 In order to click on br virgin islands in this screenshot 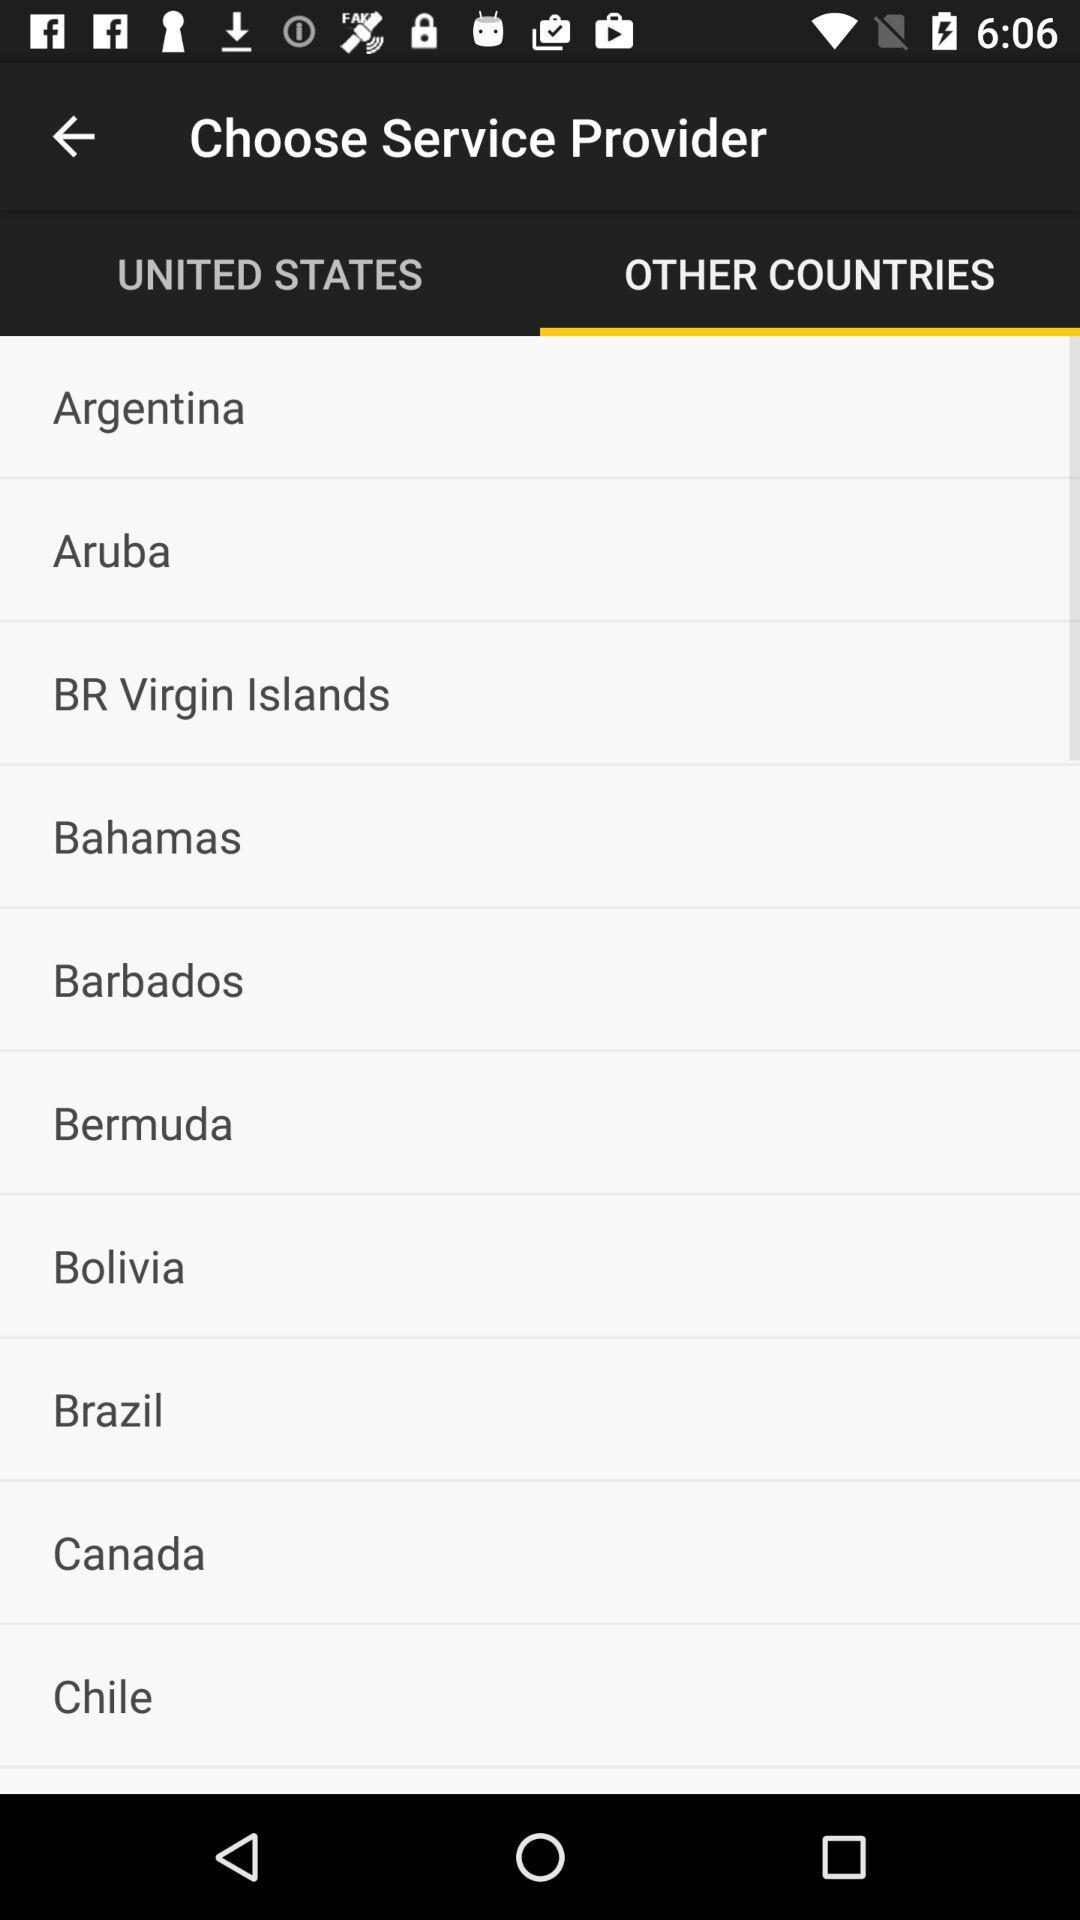, I will do `click(540, 692)`.